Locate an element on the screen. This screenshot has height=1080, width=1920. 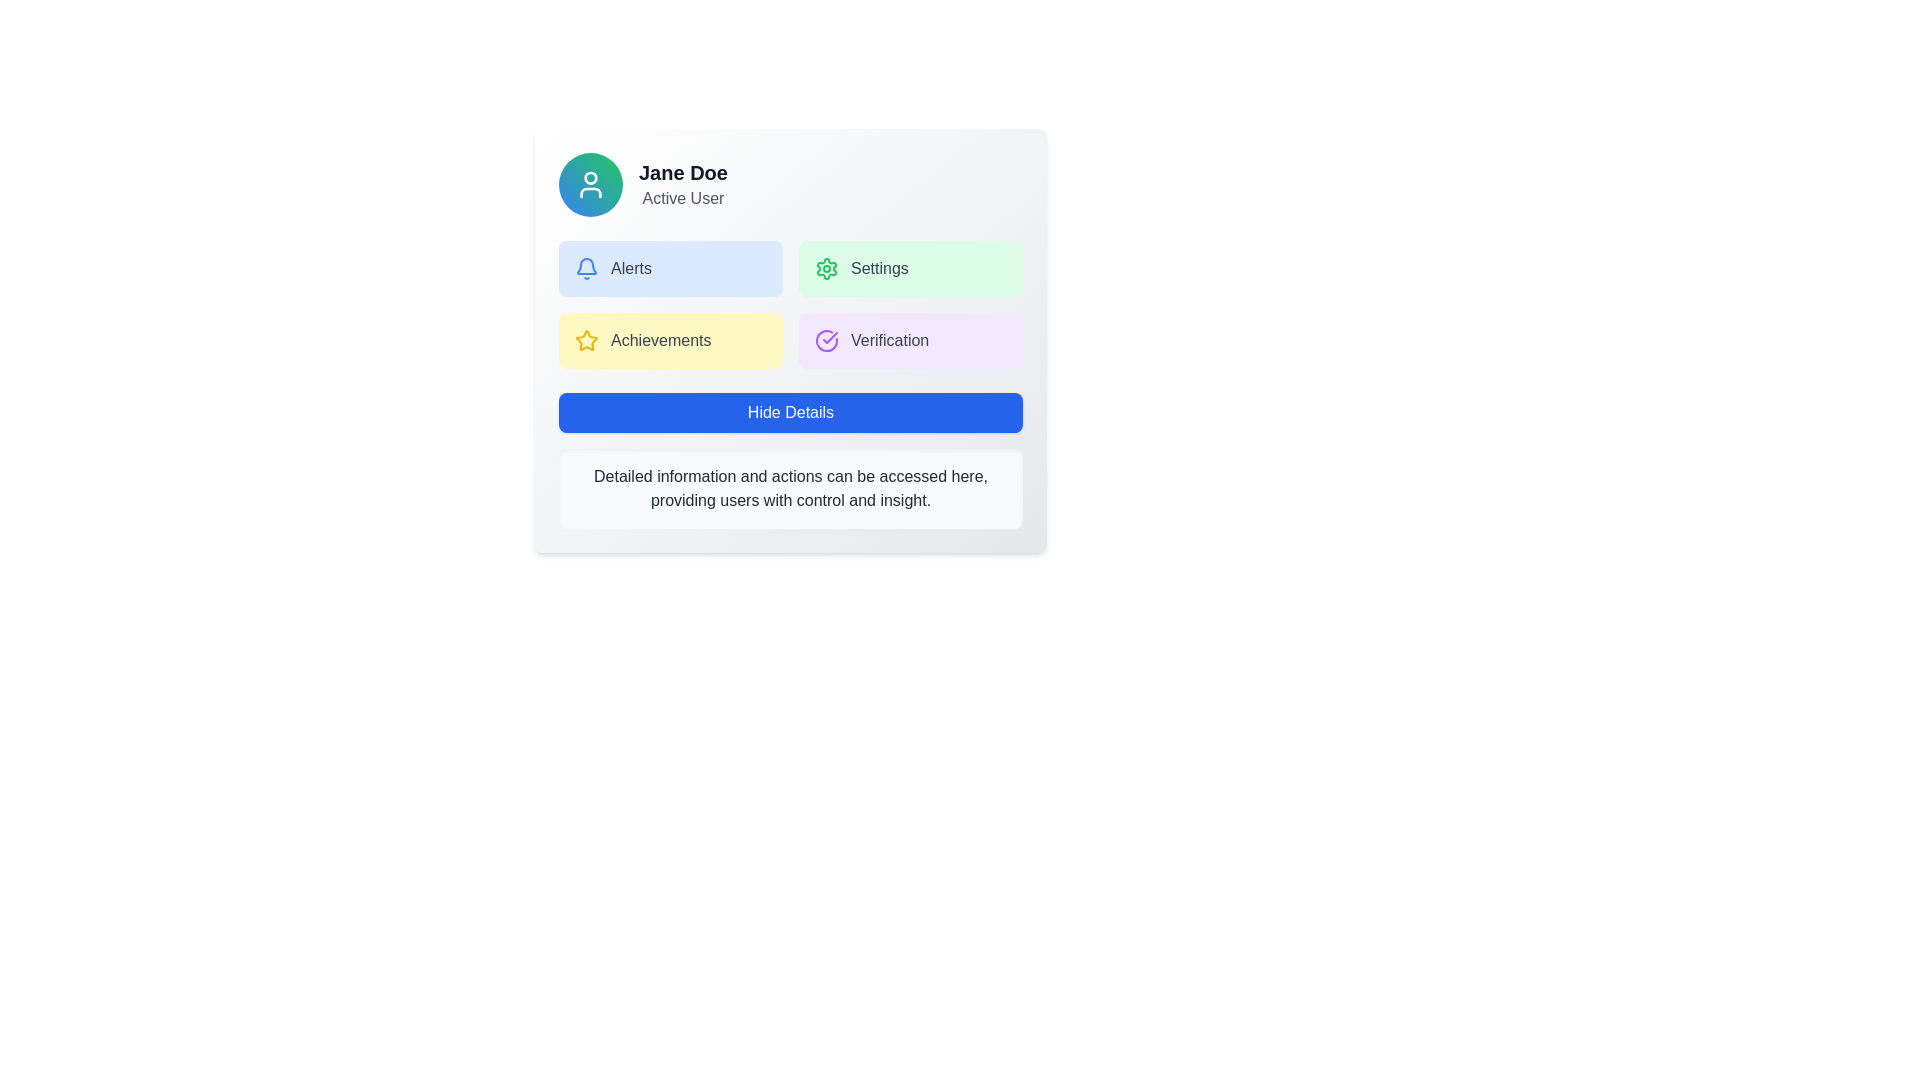
the blue bell icon representing notifications, located adjacent to the 'Alerts' label is located at coordinates (585, 265).